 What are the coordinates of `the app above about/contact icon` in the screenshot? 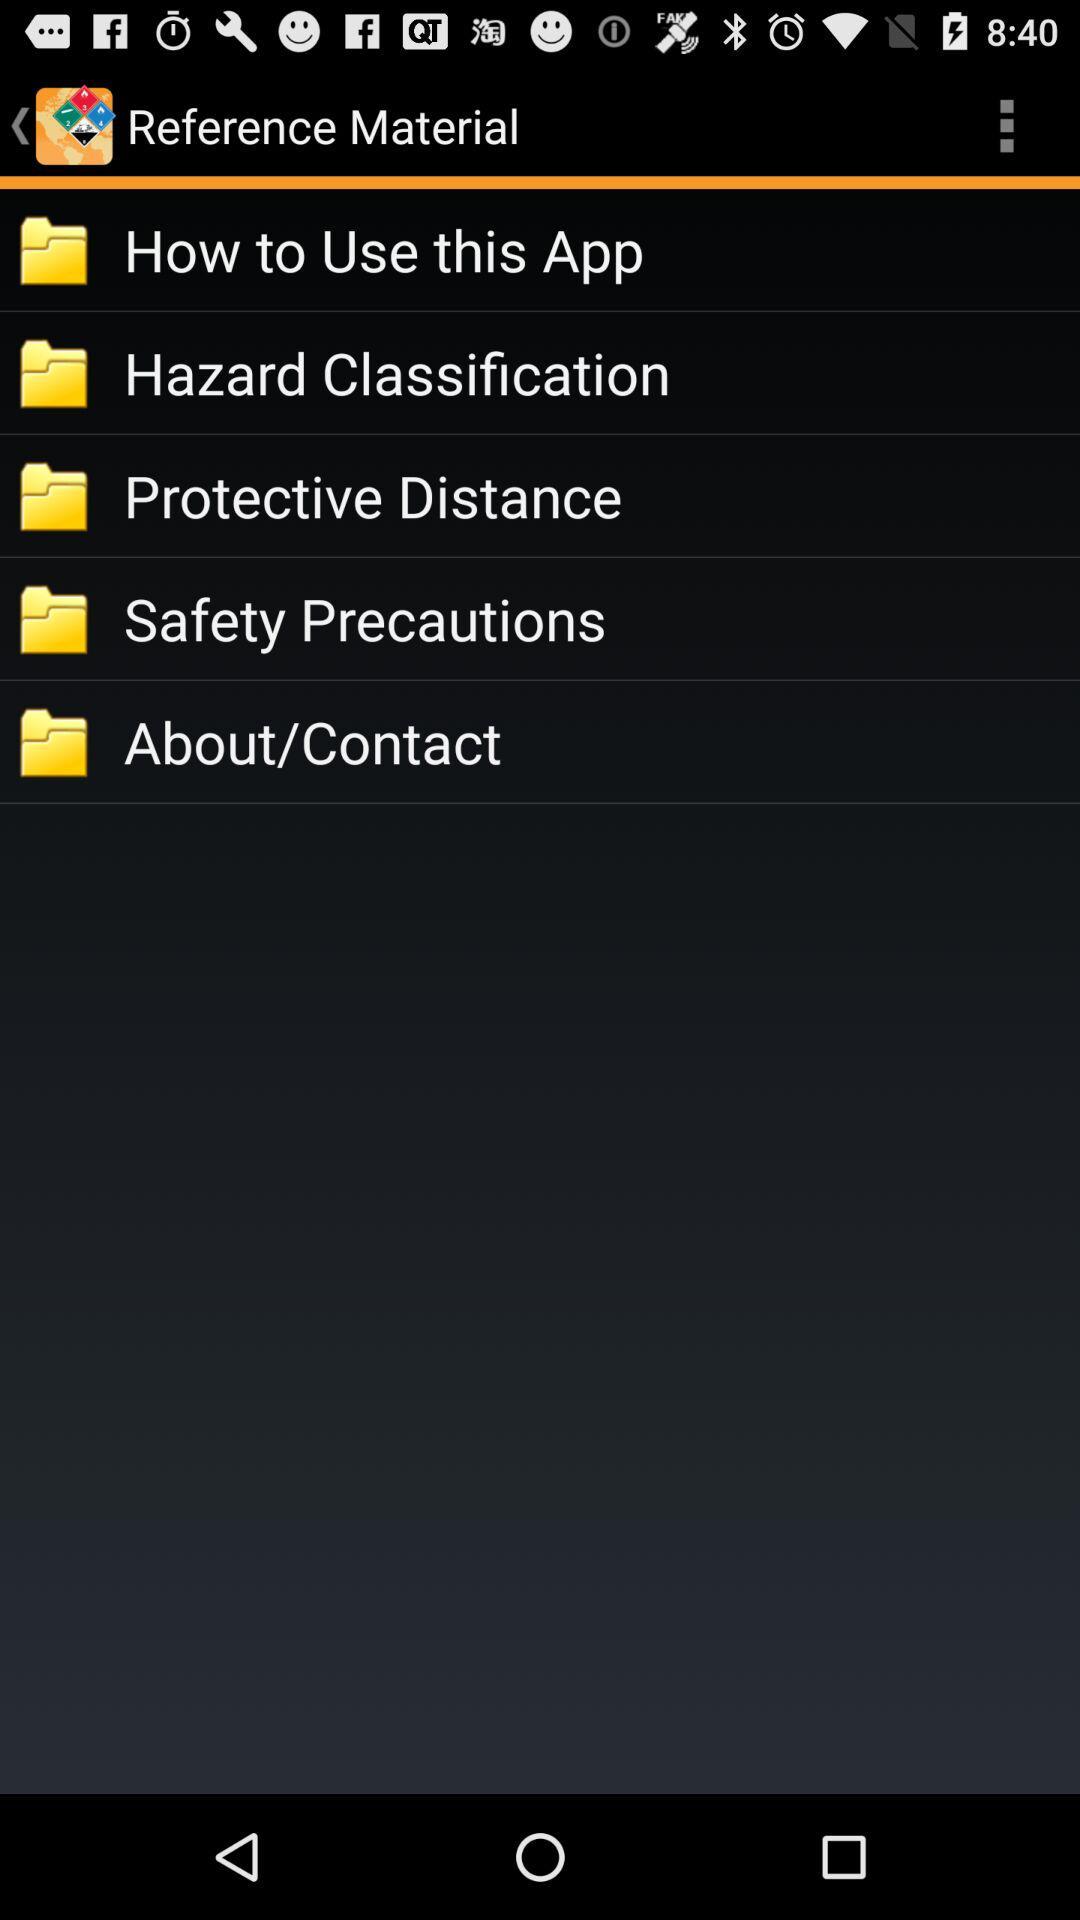 It's located at (600, 617).